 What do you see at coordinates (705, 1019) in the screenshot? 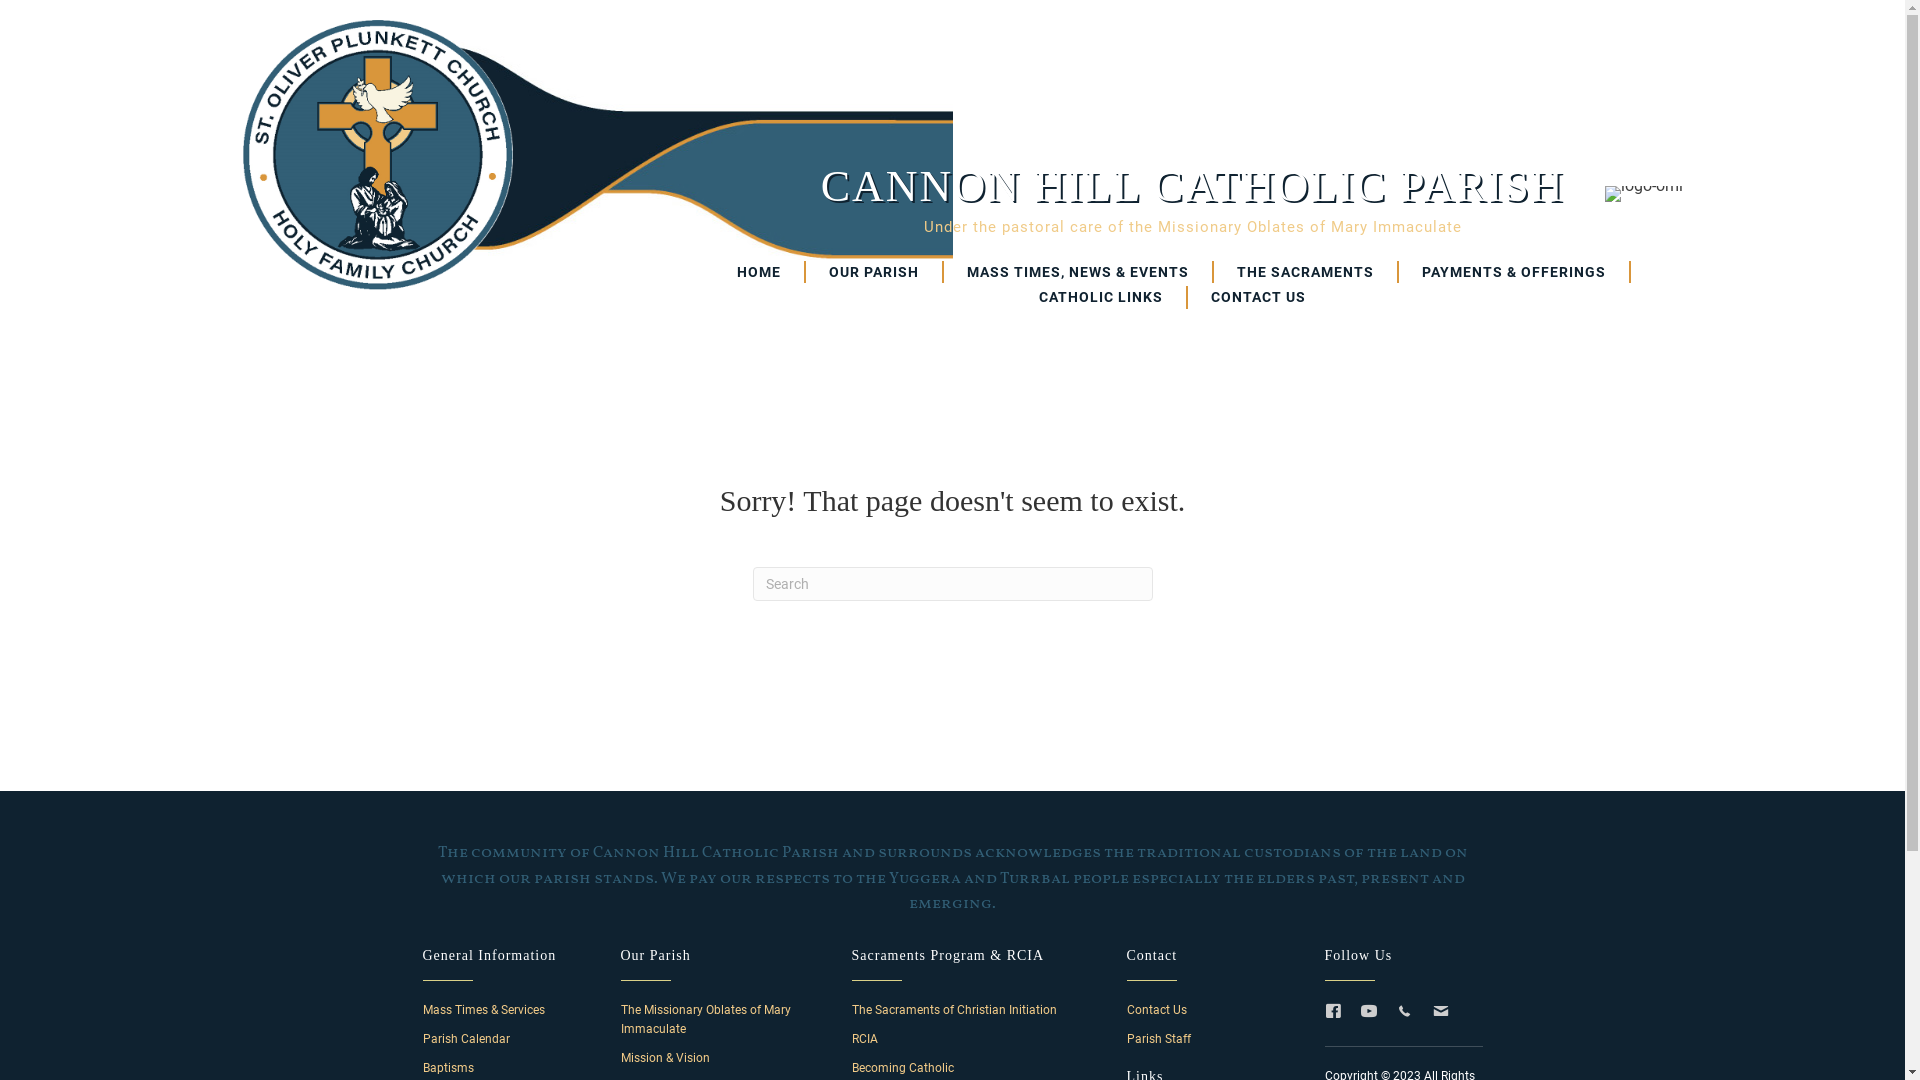
I see `'The Missionary Oblates of Mary Immaculate'` at bounding box center [705, 1019].